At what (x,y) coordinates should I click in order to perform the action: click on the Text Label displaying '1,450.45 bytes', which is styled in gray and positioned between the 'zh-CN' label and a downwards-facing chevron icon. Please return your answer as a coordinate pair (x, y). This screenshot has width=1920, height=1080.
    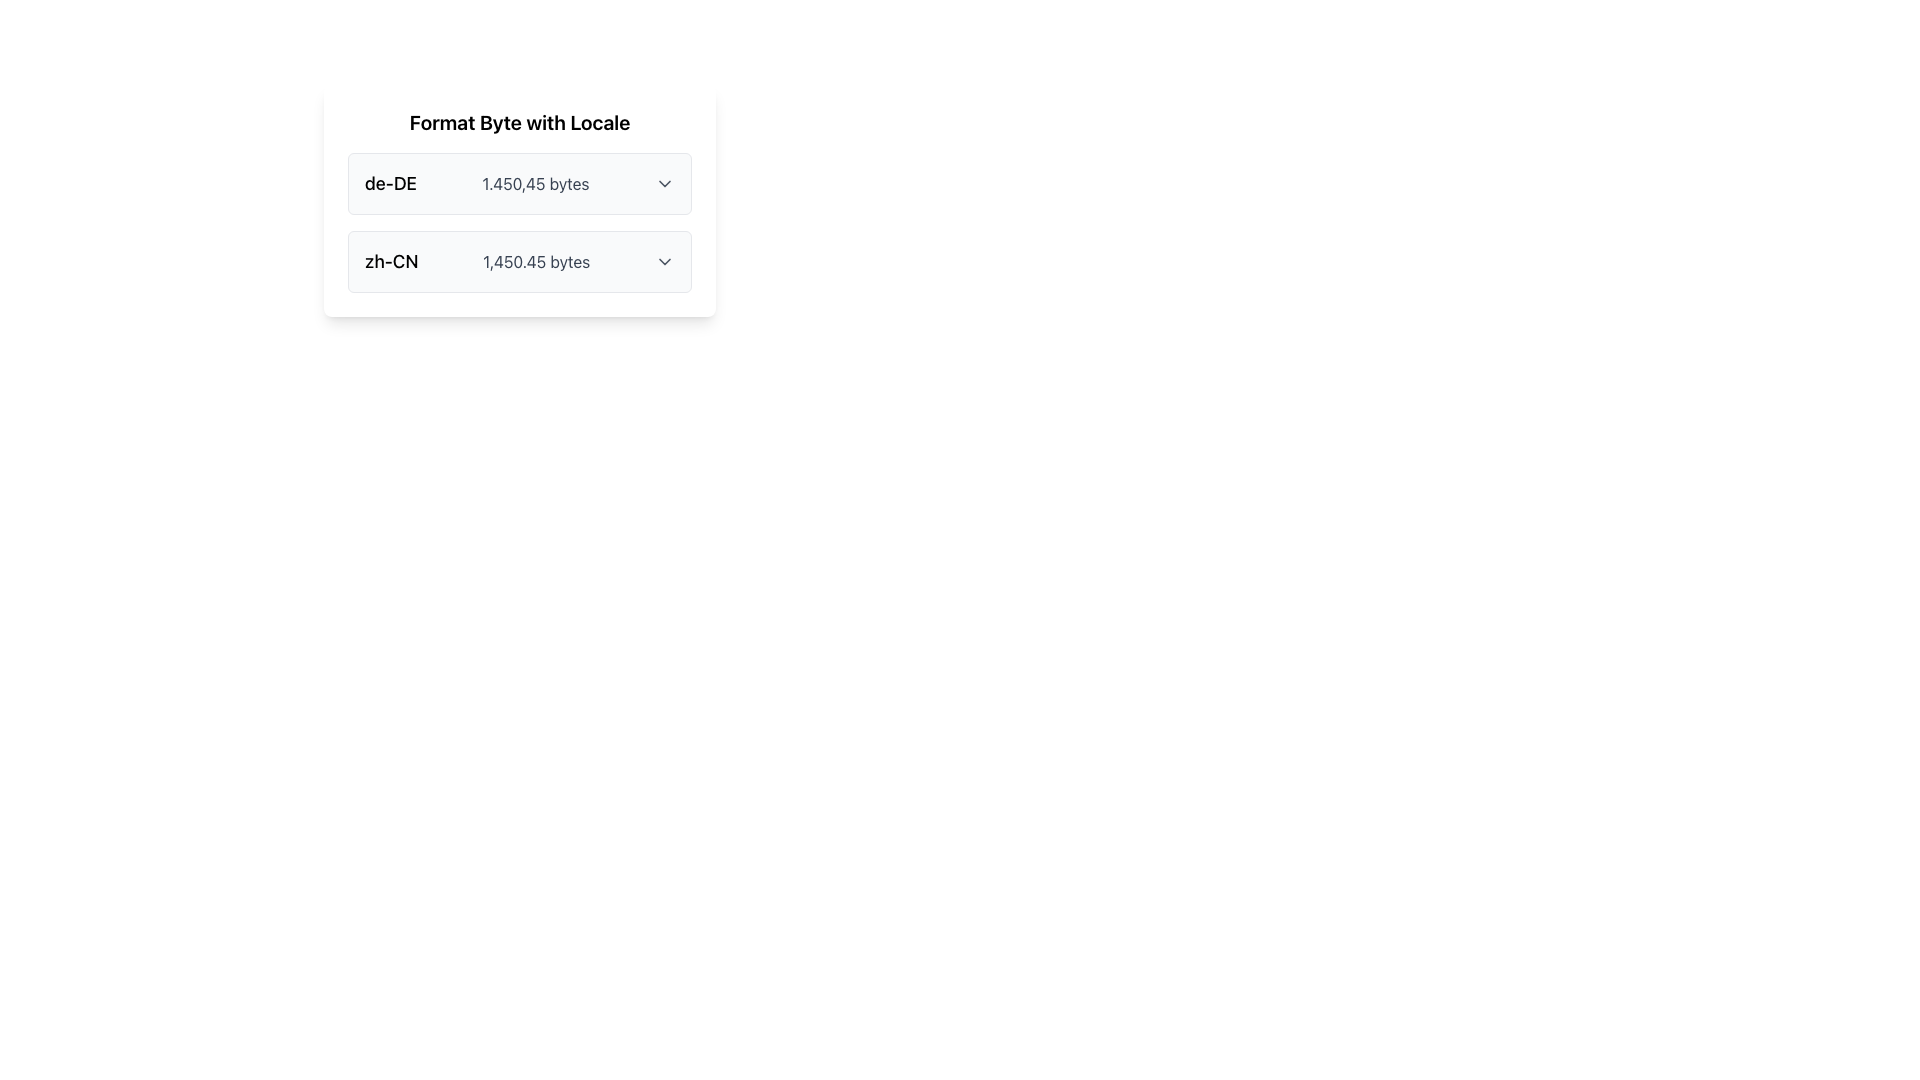
    Looking at the image, I should click on (536, 261).